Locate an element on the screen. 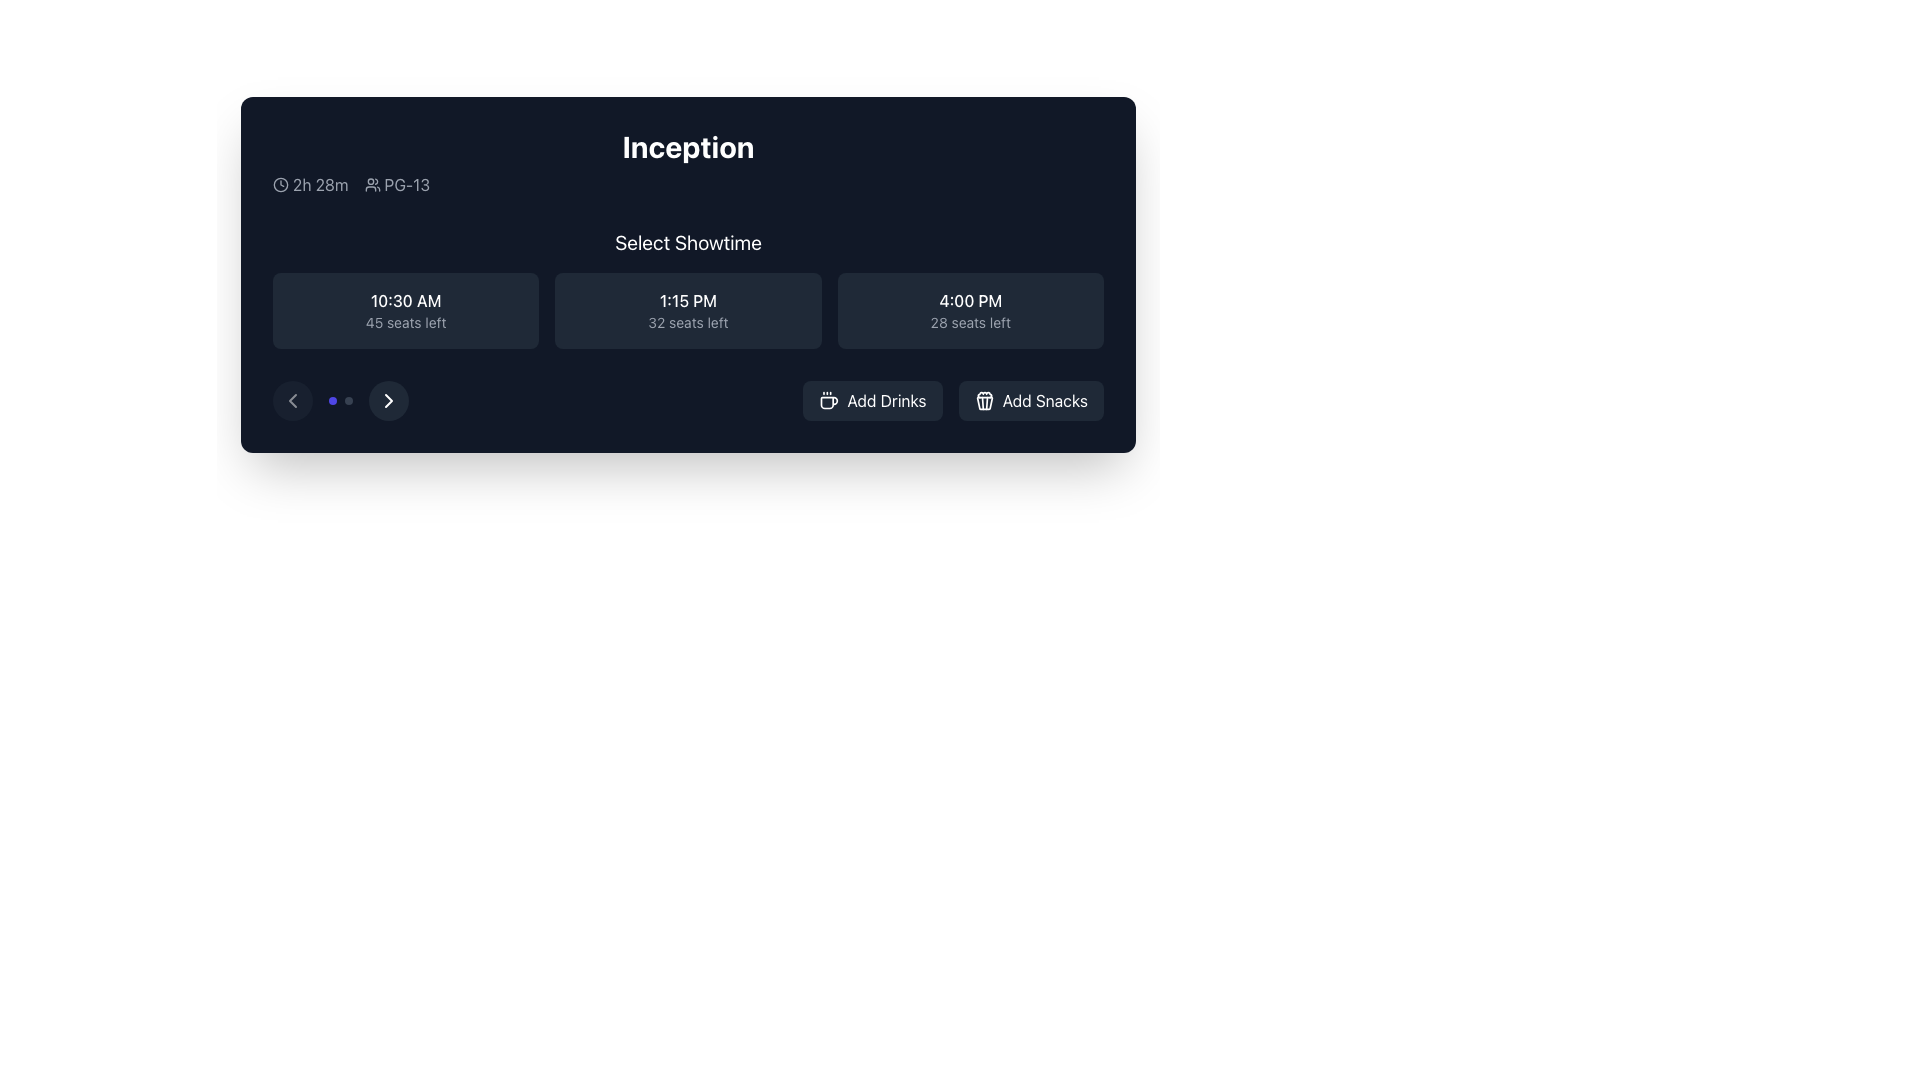 This screenshot has height=1080, width=1920. the snack icon located within the 'Add Snacks' button, positioned at the right side of the row of two buttons beneath the timing details is located at coordinates (984, 401).